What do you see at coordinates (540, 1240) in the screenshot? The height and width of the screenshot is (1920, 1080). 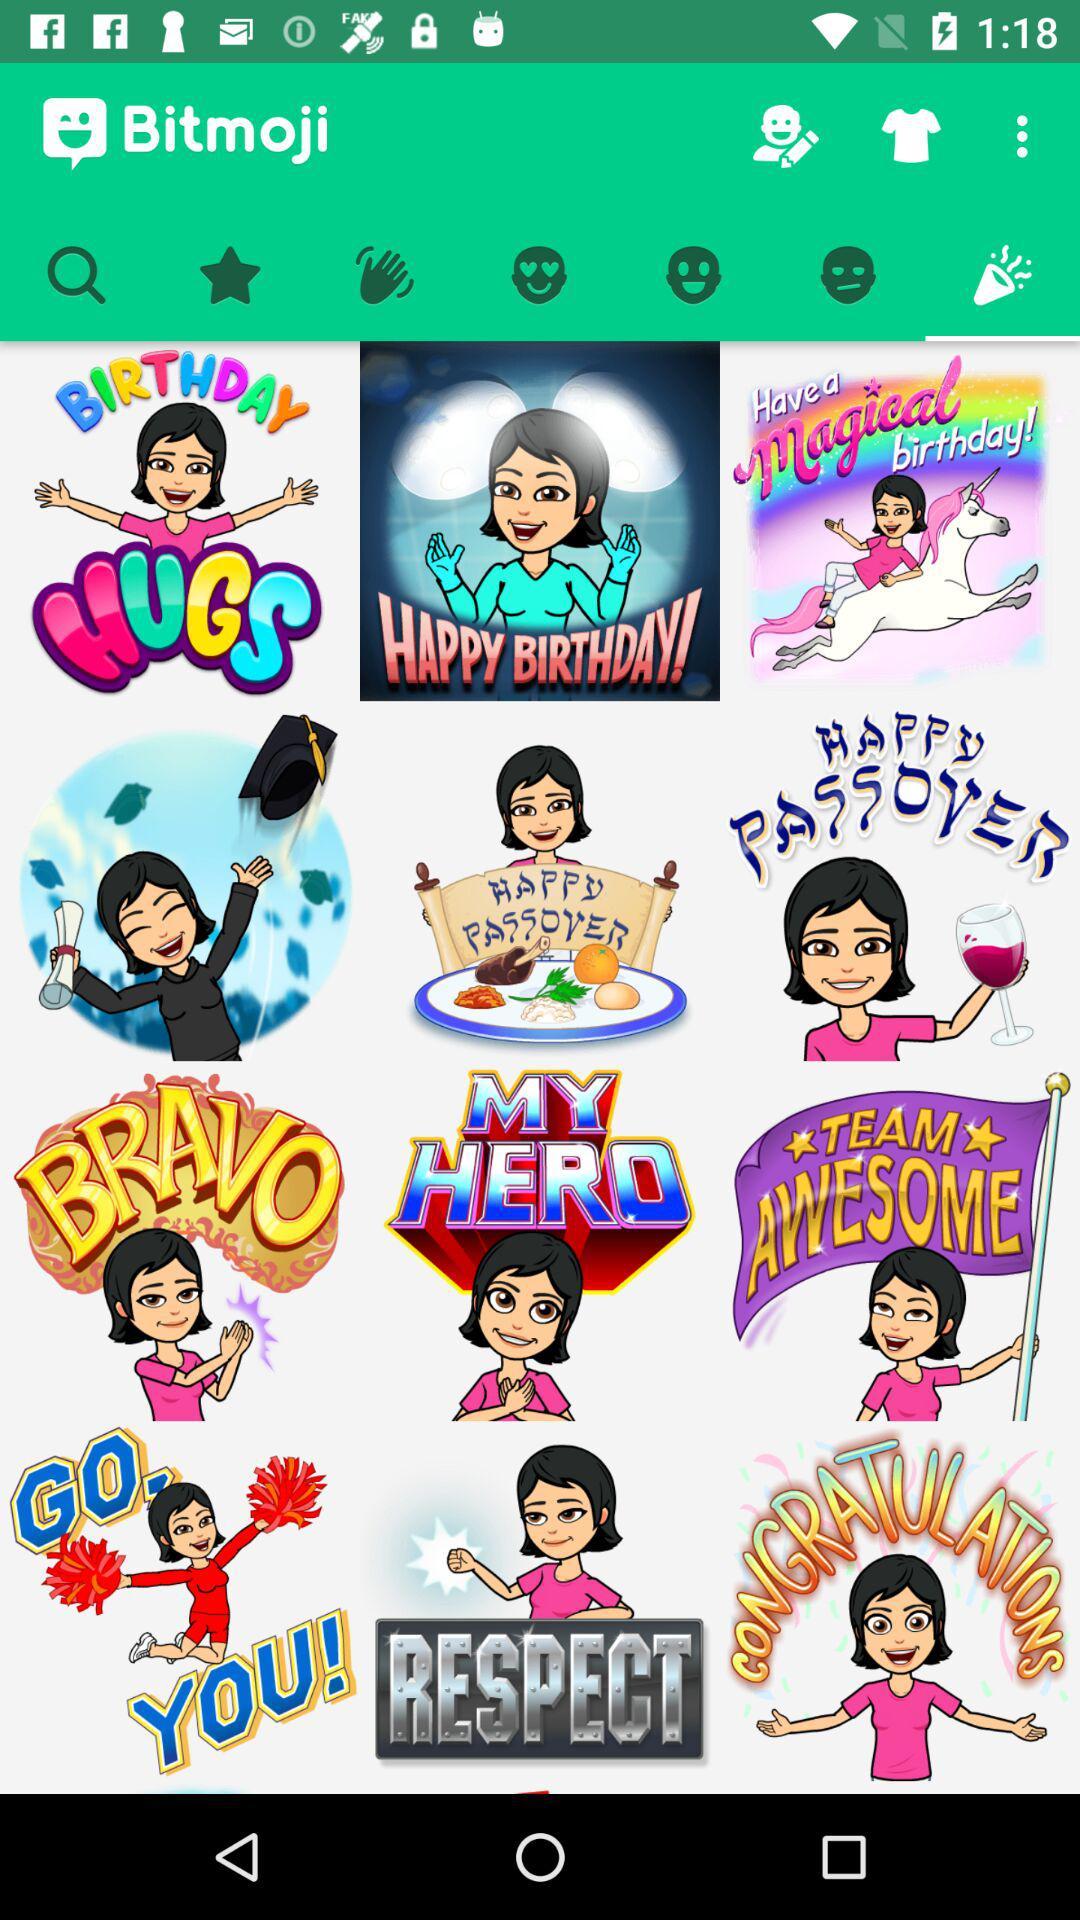 I see `sticker` at bounding box center [540, 1240].